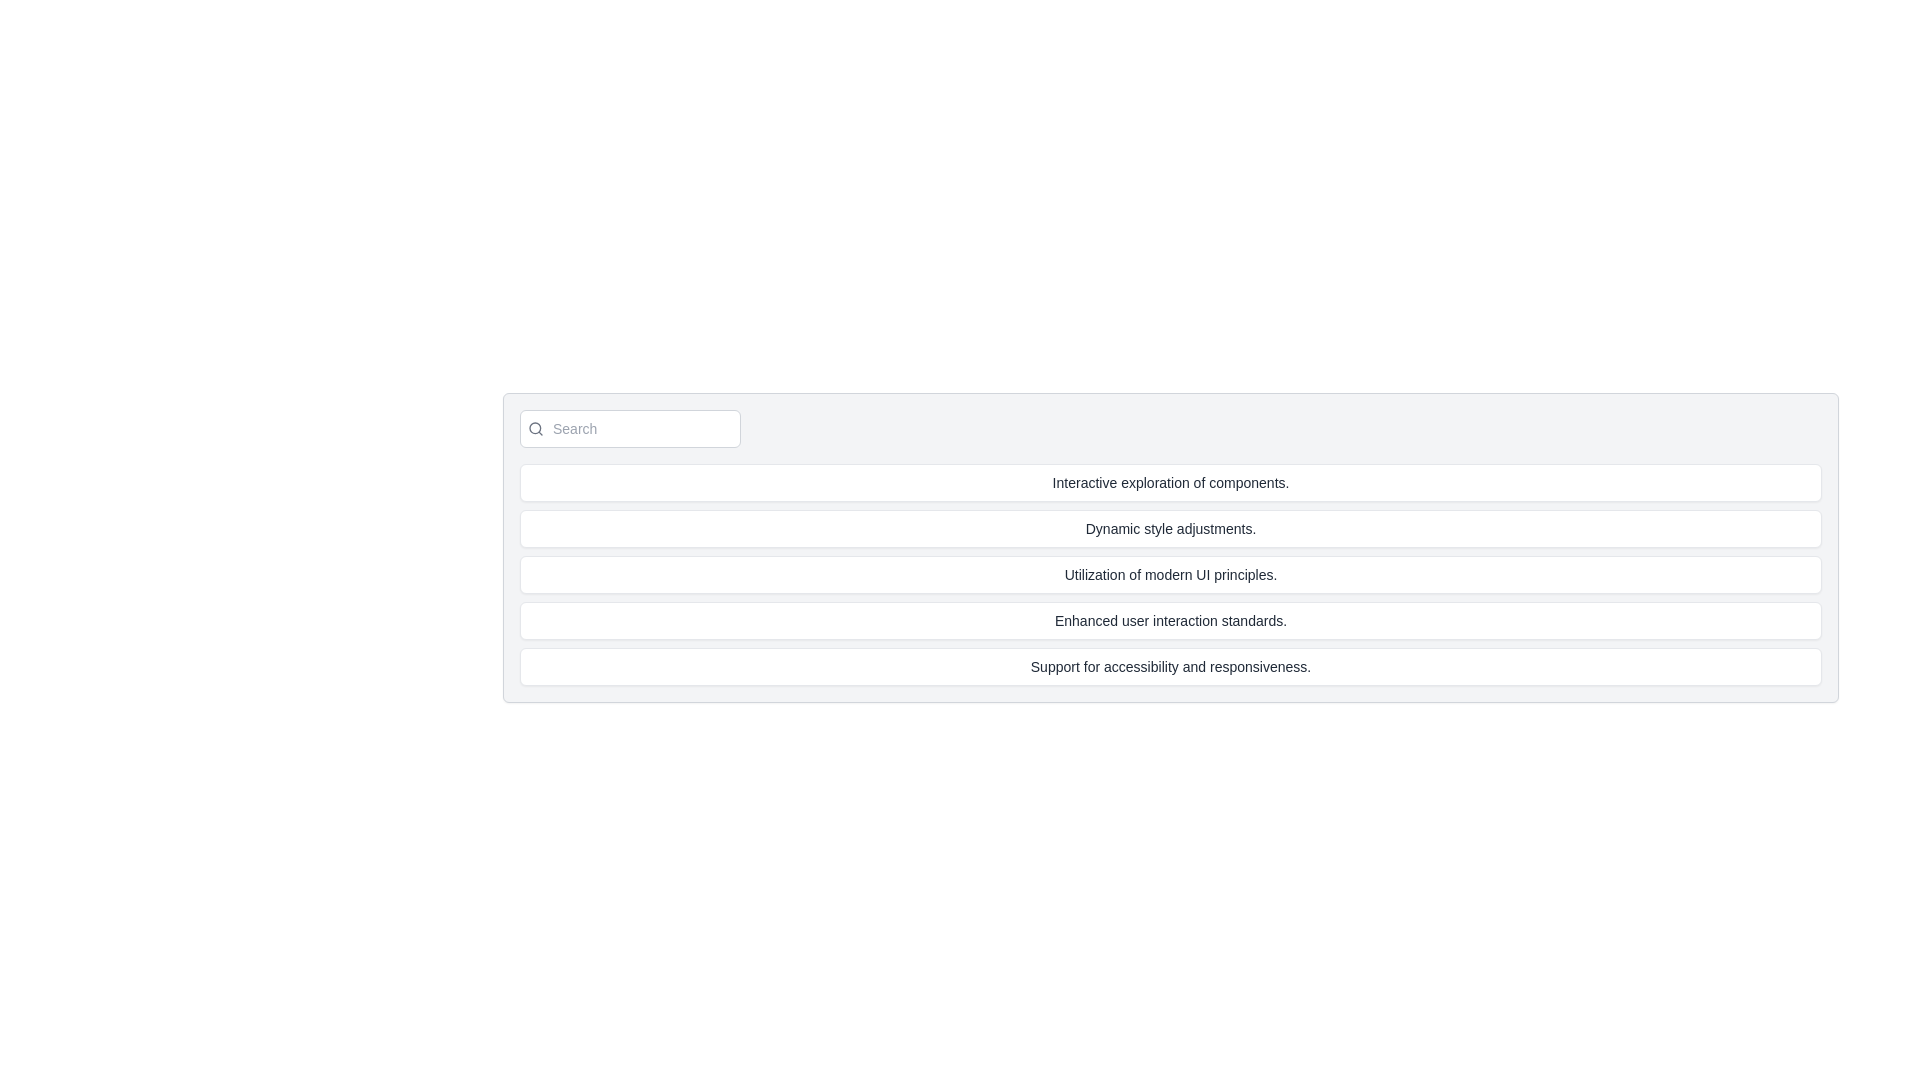 This screenshot has width=1920, height=1080. I want to click on the static text character at the end of the word 'accessibility' in the text line 'Support for accessibility and responsiveness.', so click(1154, 667).